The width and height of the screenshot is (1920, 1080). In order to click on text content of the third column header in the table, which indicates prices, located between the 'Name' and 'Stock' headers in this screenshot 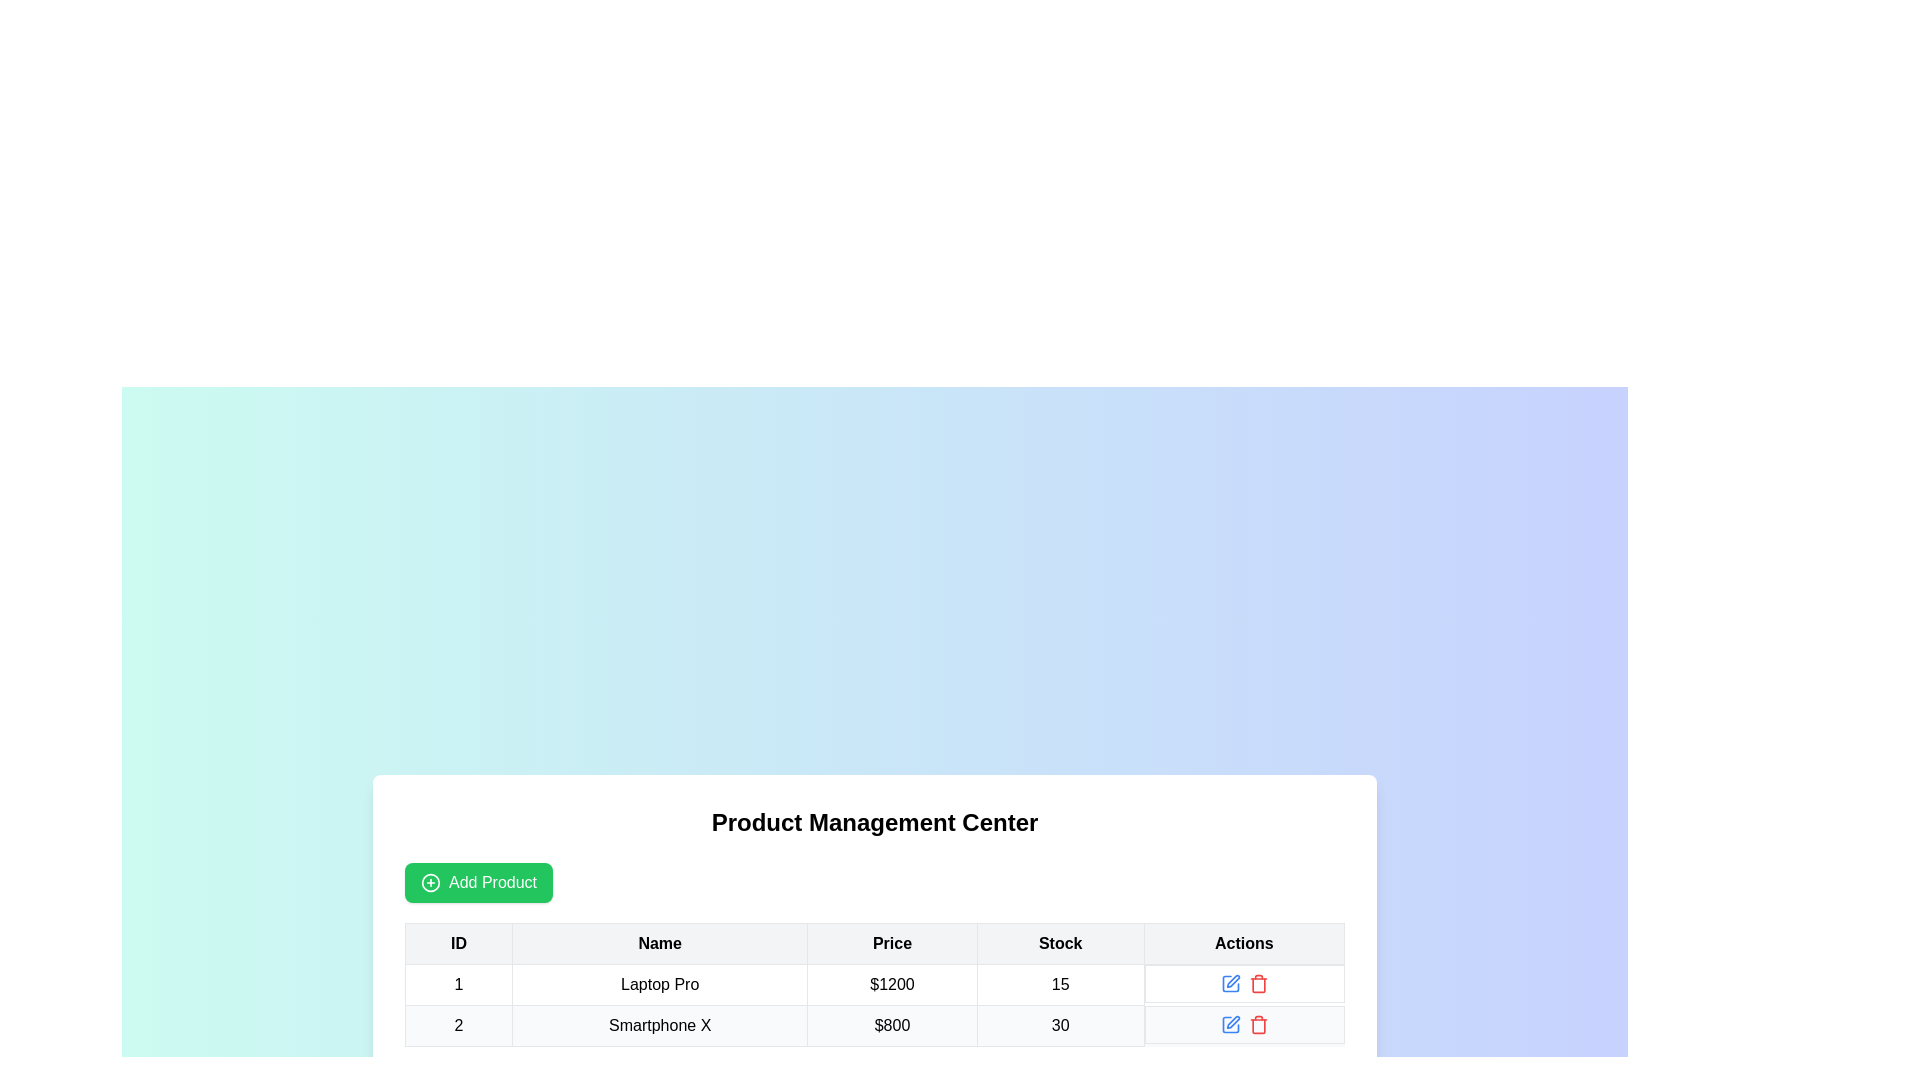, I will do `click(891, 944)`.